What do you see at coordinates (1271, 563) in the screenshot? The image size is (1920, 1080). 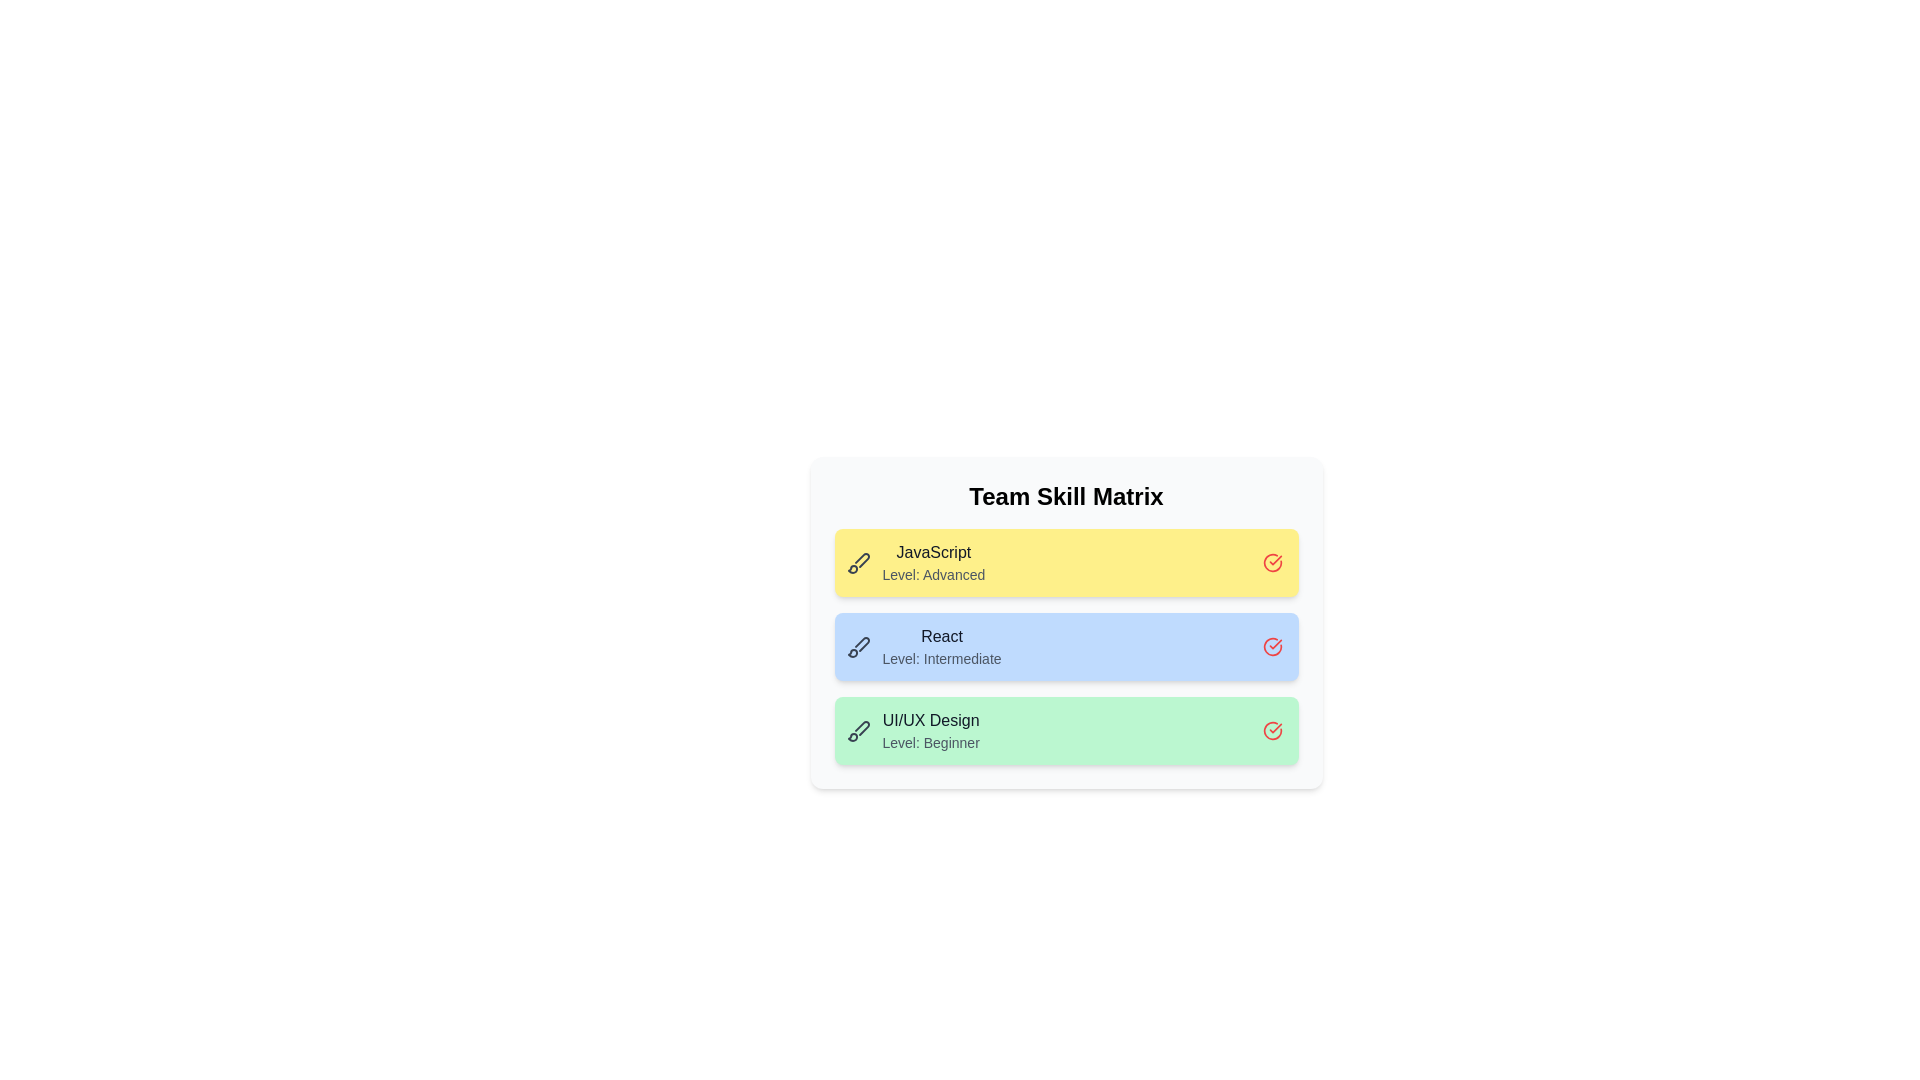 I see `the skill JavaScript from the list` at bounding box center [1271, 563].